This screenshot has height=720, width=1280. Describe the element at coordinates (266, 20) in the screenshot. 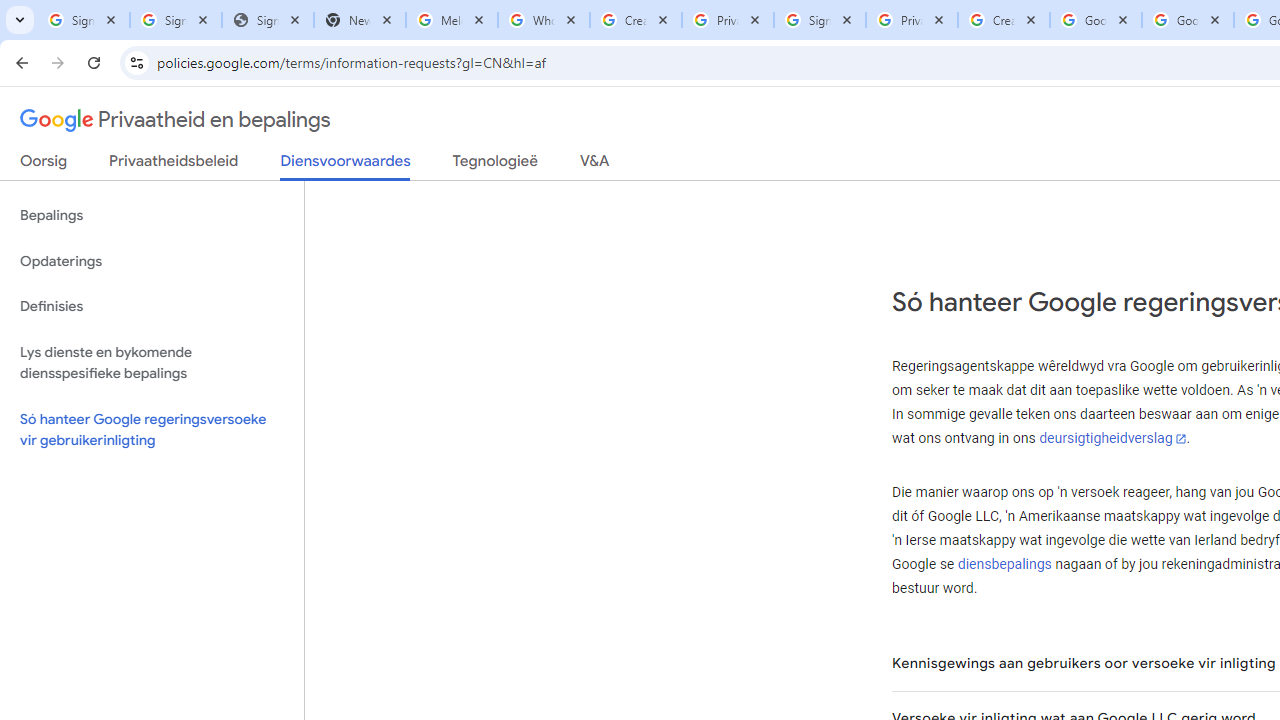

I see `'Sign In - USA TODAY'` at that location.